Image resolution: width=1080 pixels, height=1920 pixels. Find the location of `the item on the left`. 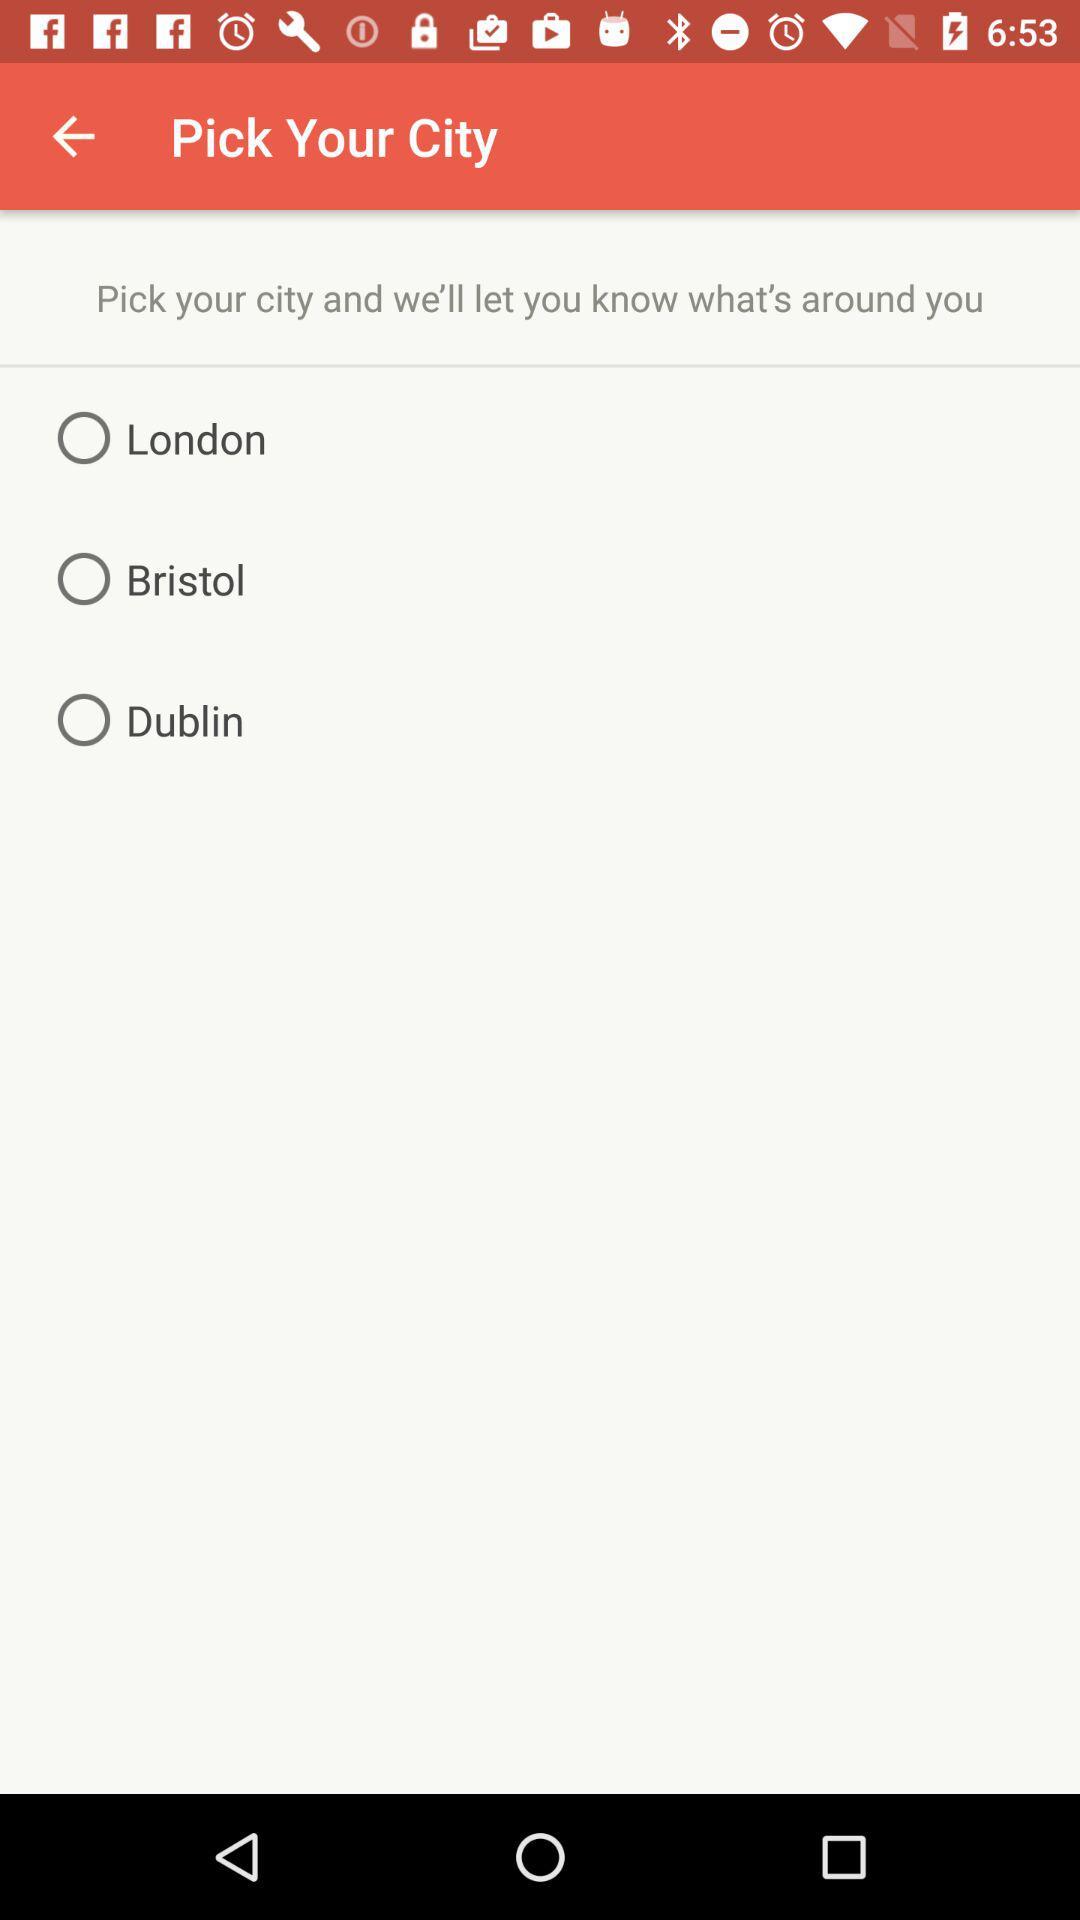

the item on the left is located at coordinates (142, 720).